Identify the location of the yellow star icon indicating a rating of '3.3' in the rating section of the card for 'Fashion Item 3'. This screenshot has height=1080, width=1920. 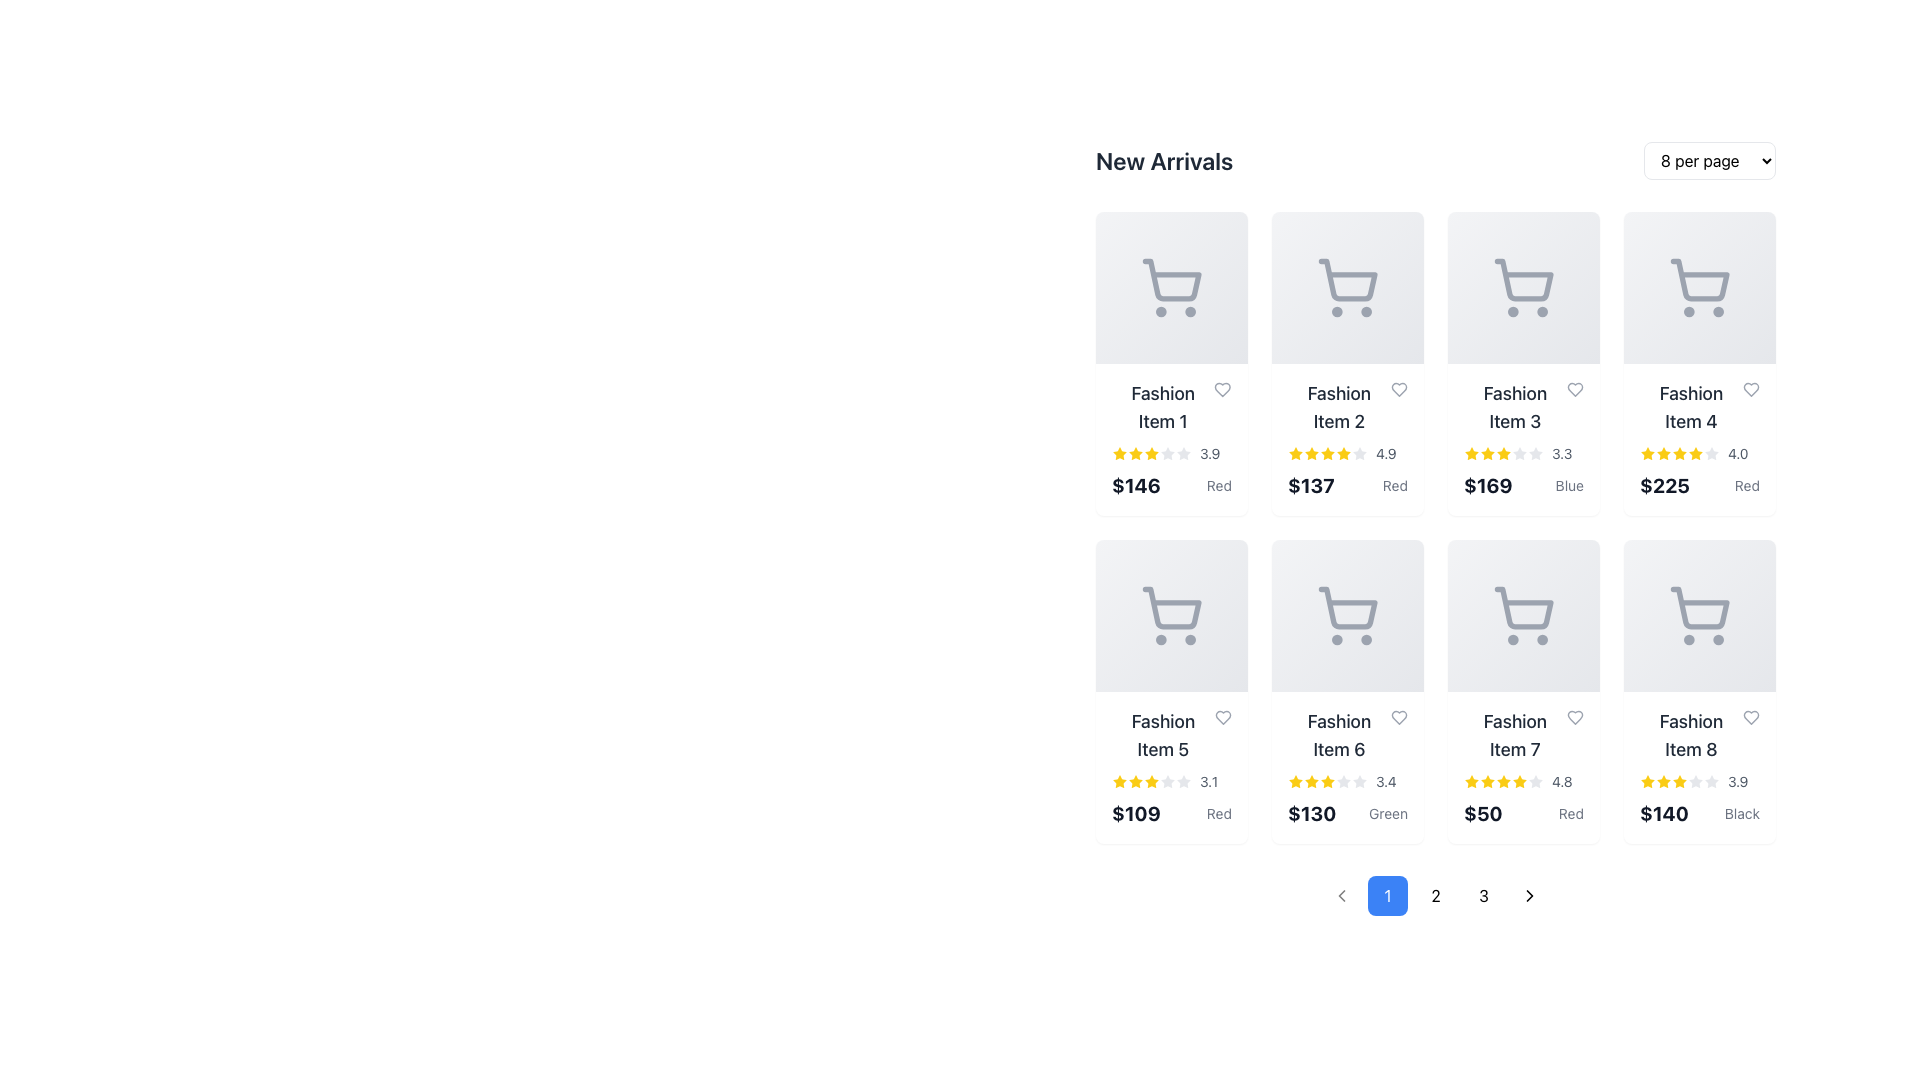
(1472, 454).